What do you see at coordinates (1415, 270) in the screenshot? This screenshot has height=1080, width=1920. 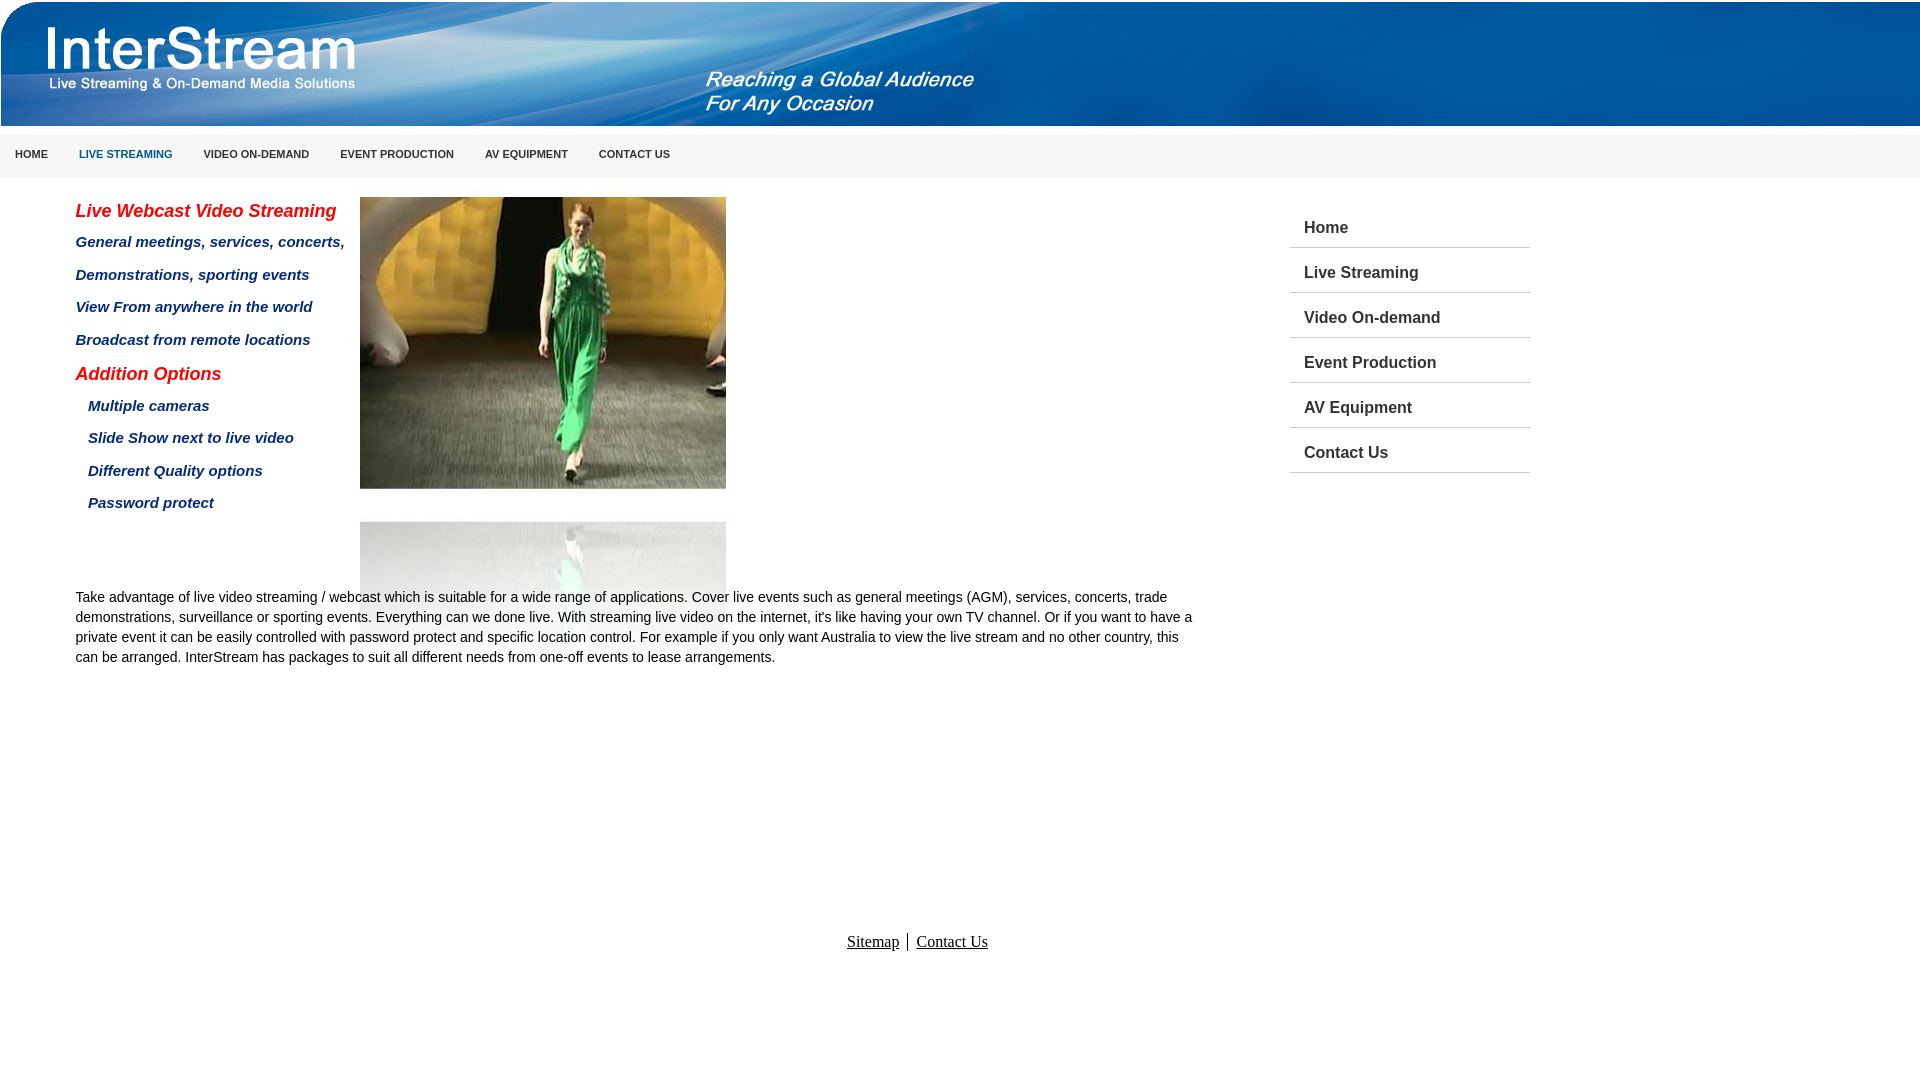 I see `'Live Streaming'` at bounding box center [1415, 270].